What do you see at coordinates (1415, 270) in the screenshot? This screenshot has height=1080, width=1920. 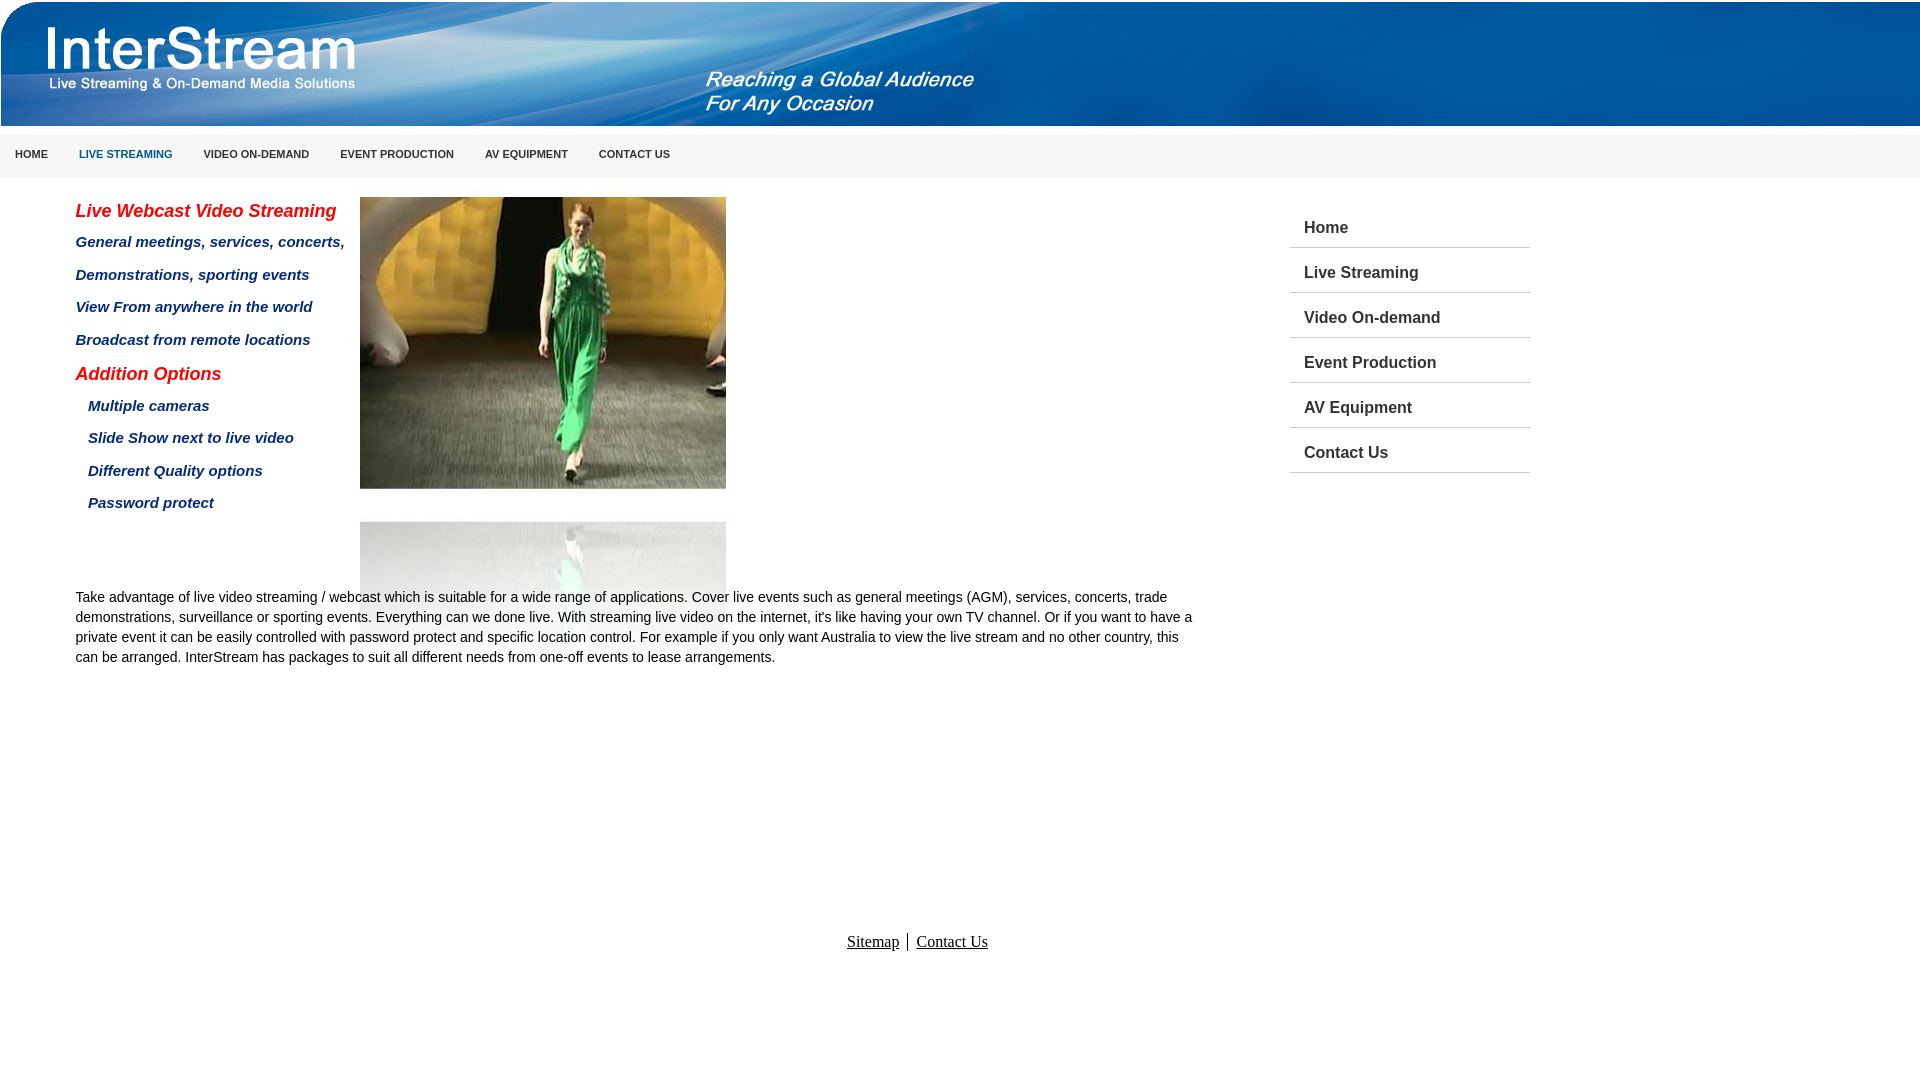 I see `'Live Streaming'` at bounding box center [1415, 270].